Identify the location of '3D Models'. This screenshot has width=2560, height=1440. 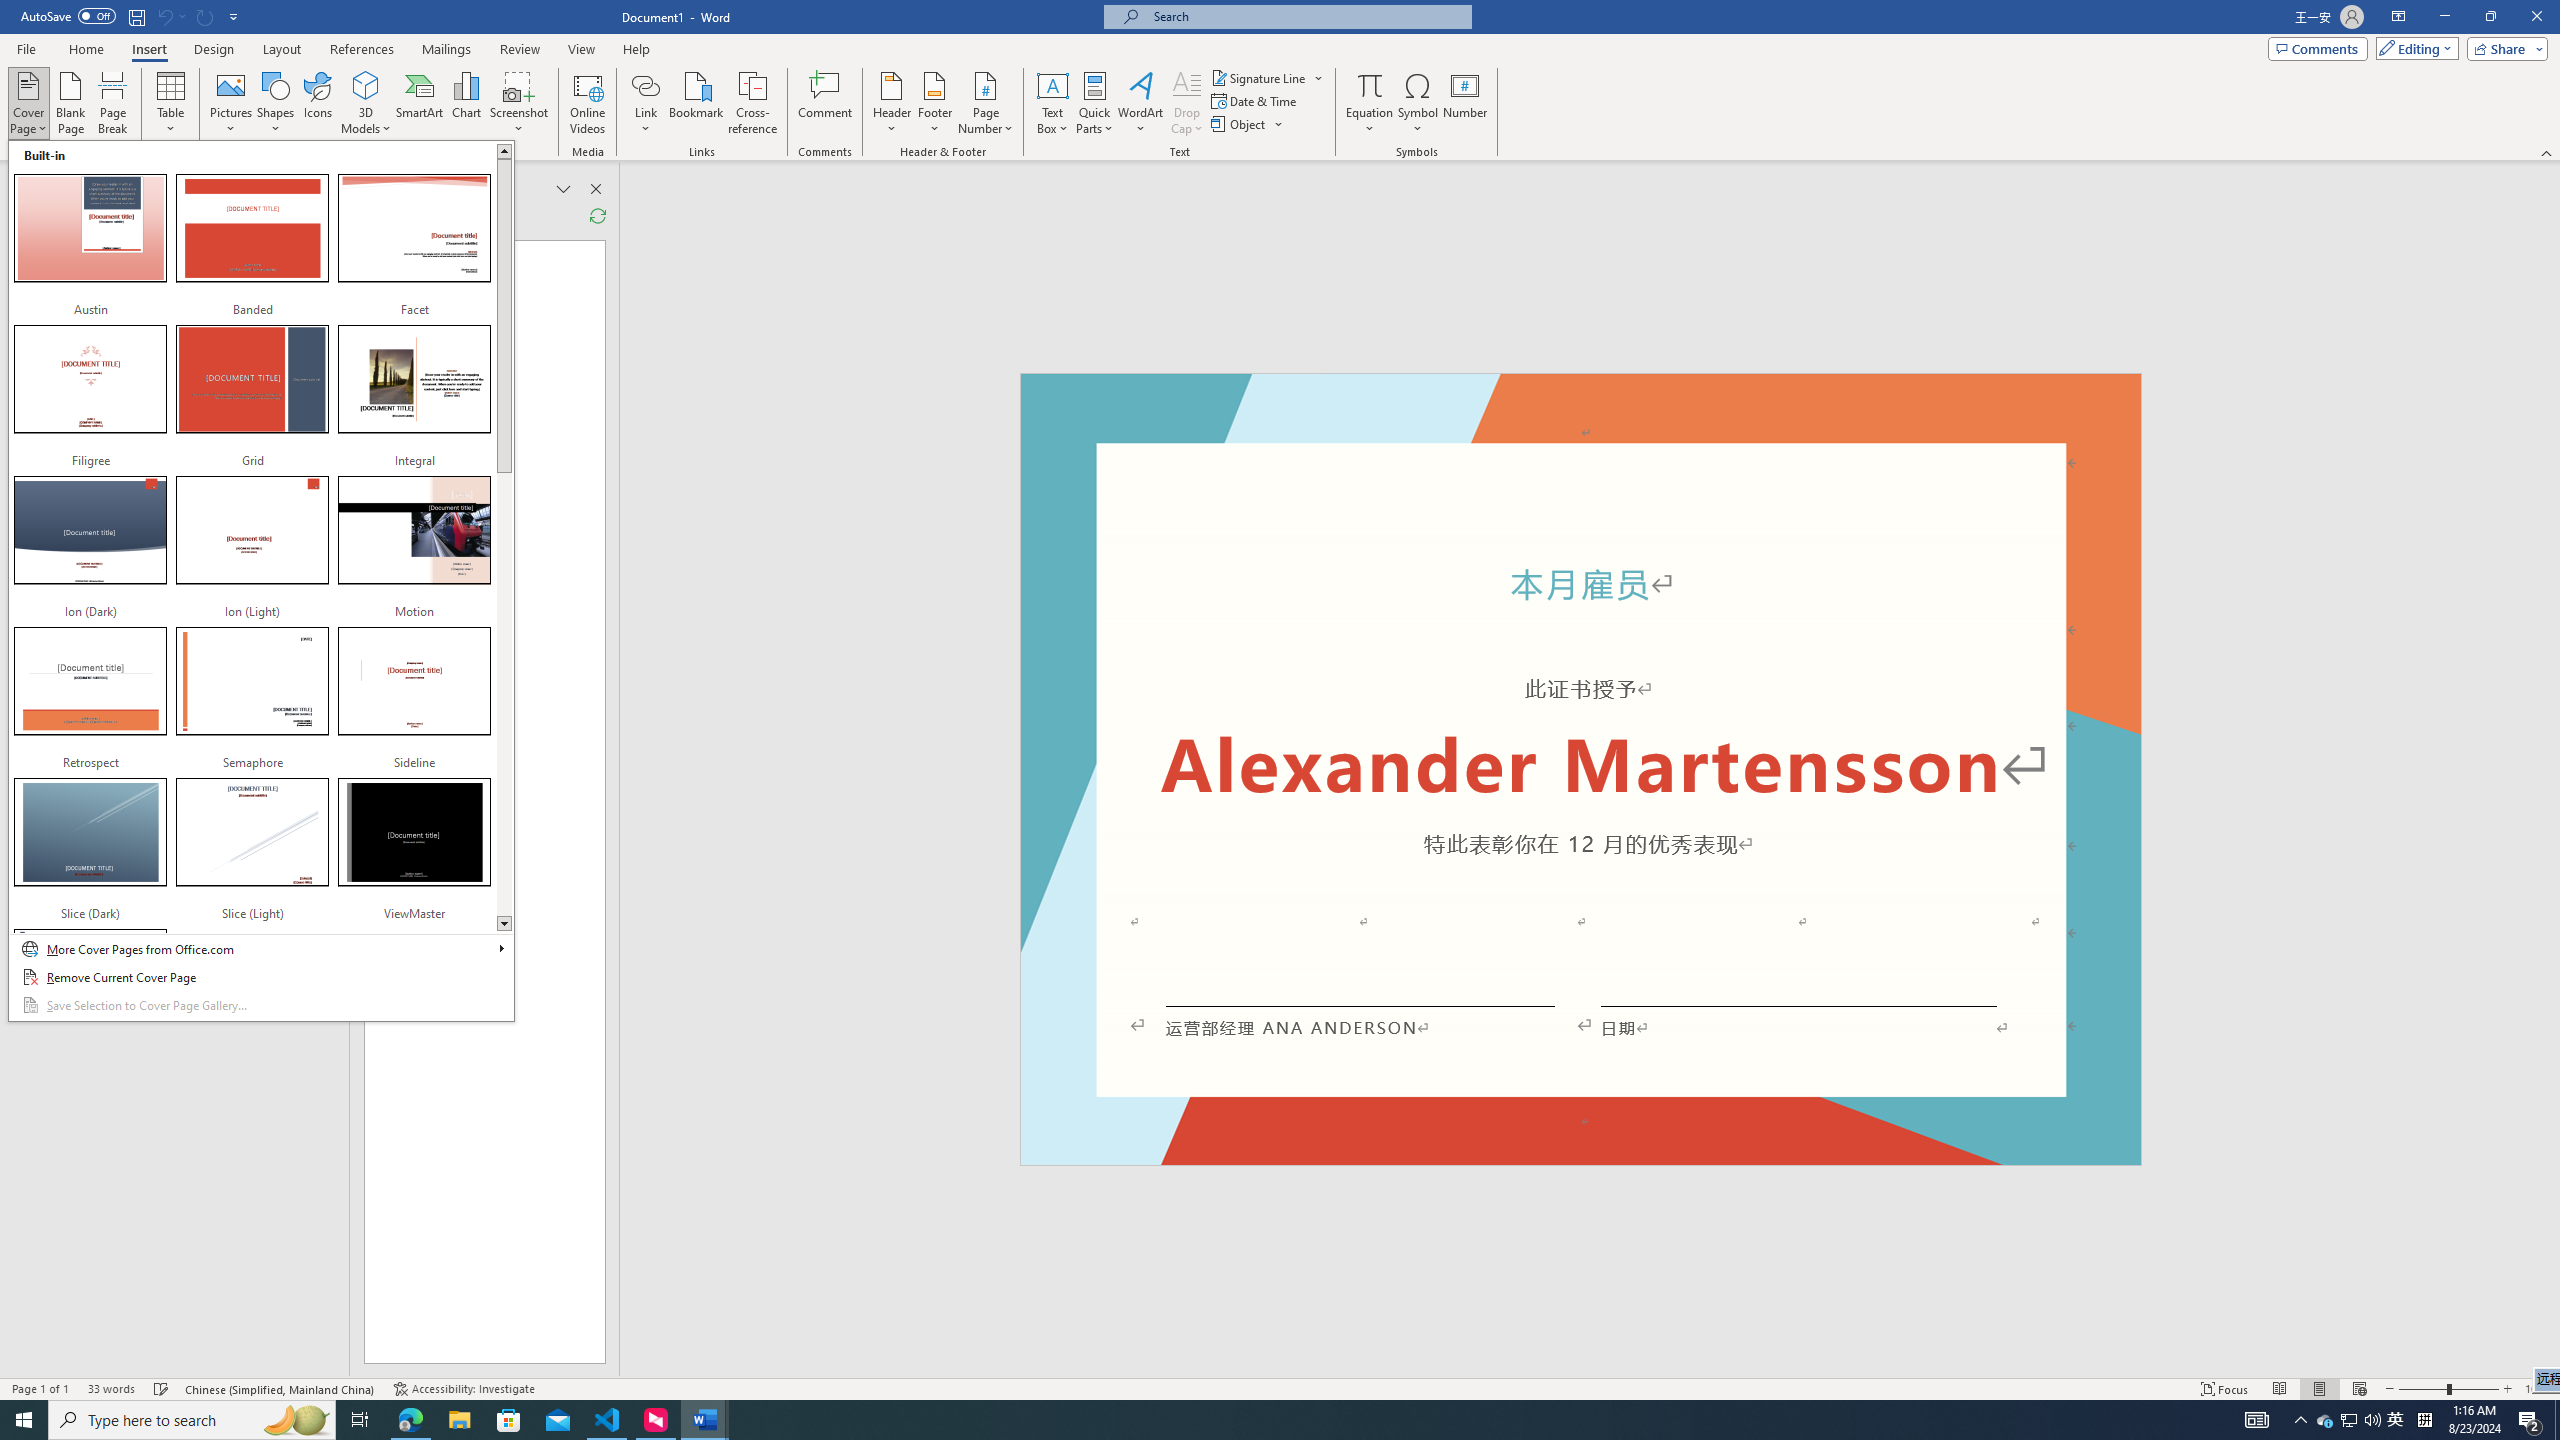
(366, 84).